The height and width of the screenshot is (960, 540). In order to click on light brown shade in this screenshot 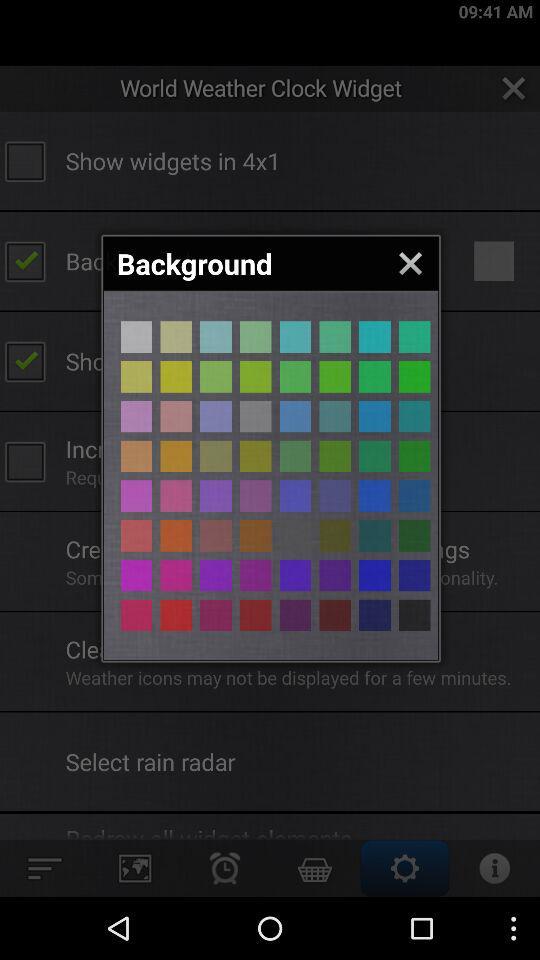, I will do `click(215, 415)`.